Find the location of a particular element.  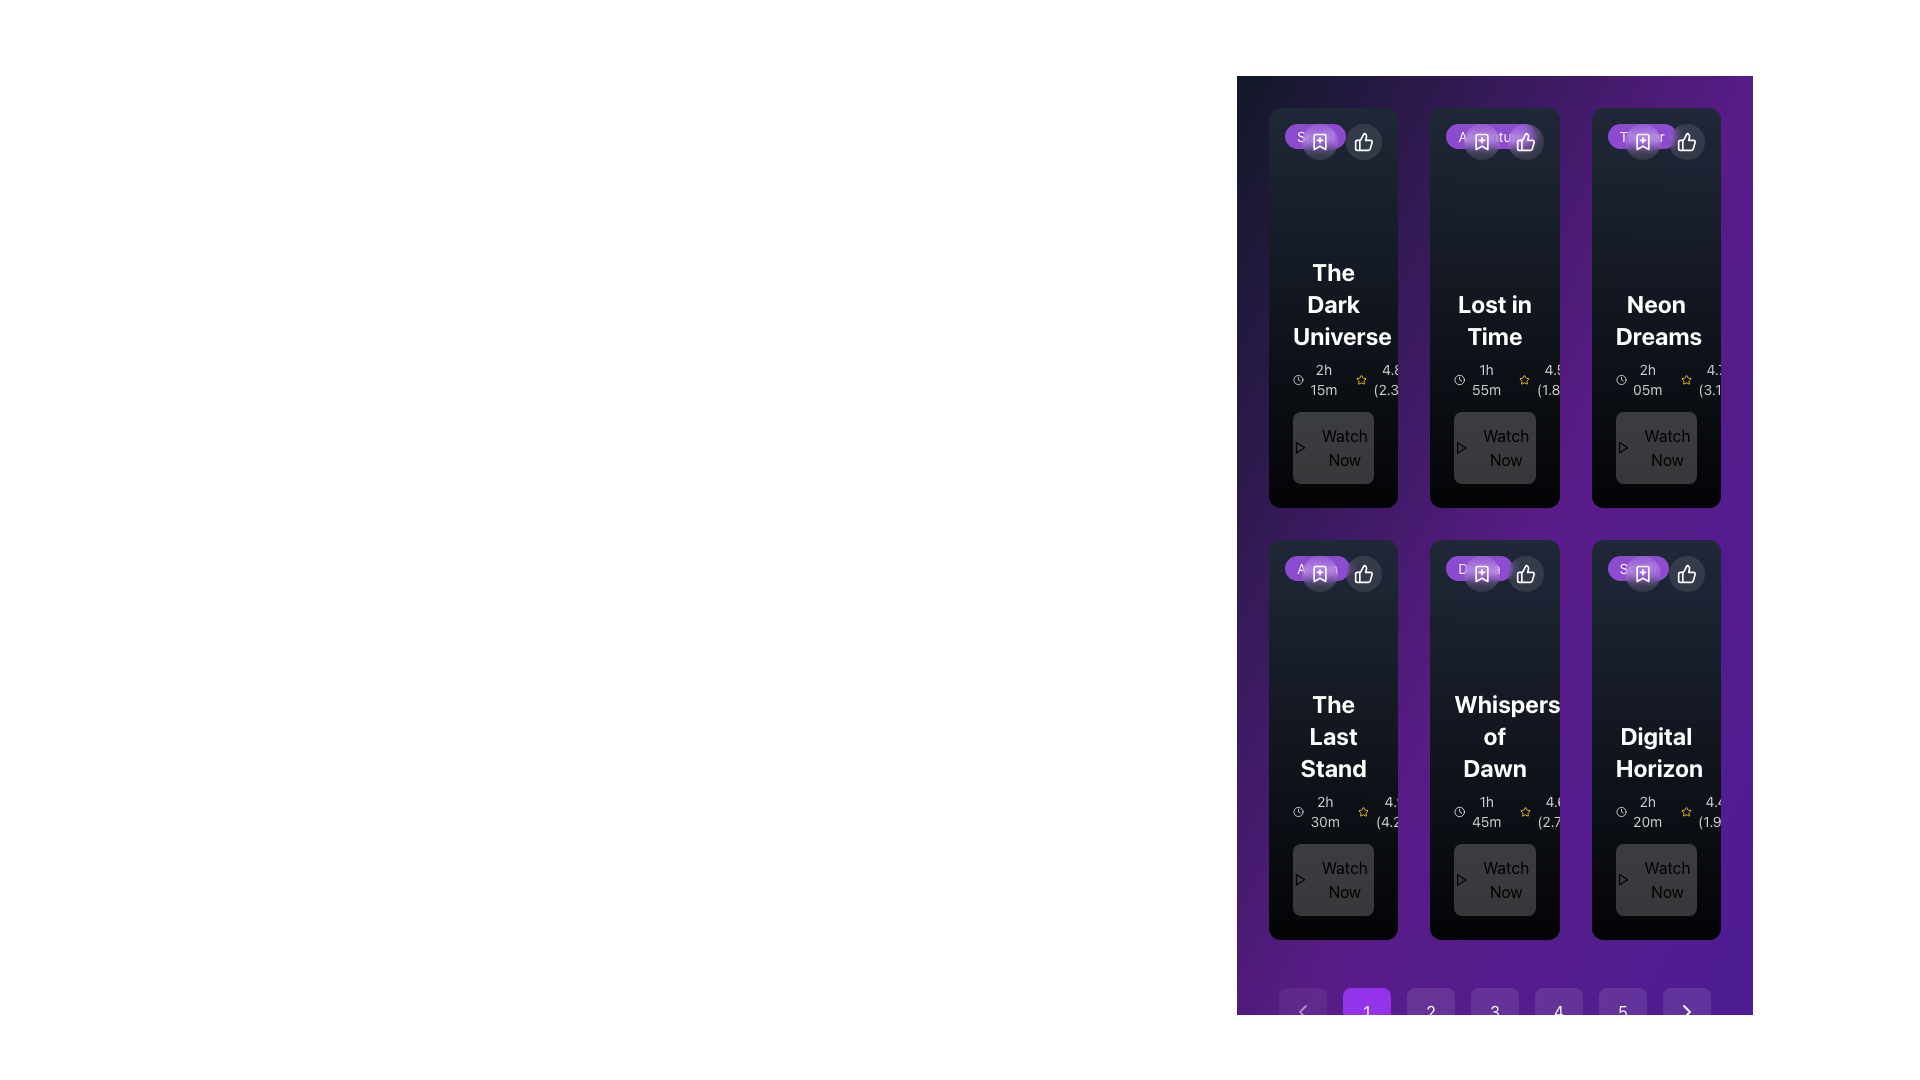

the informational label that displays the duration and rating of the content, located below the title 'Digital Horizon' and above the 'Watch Now' button is located at coordinates (1656, 812).